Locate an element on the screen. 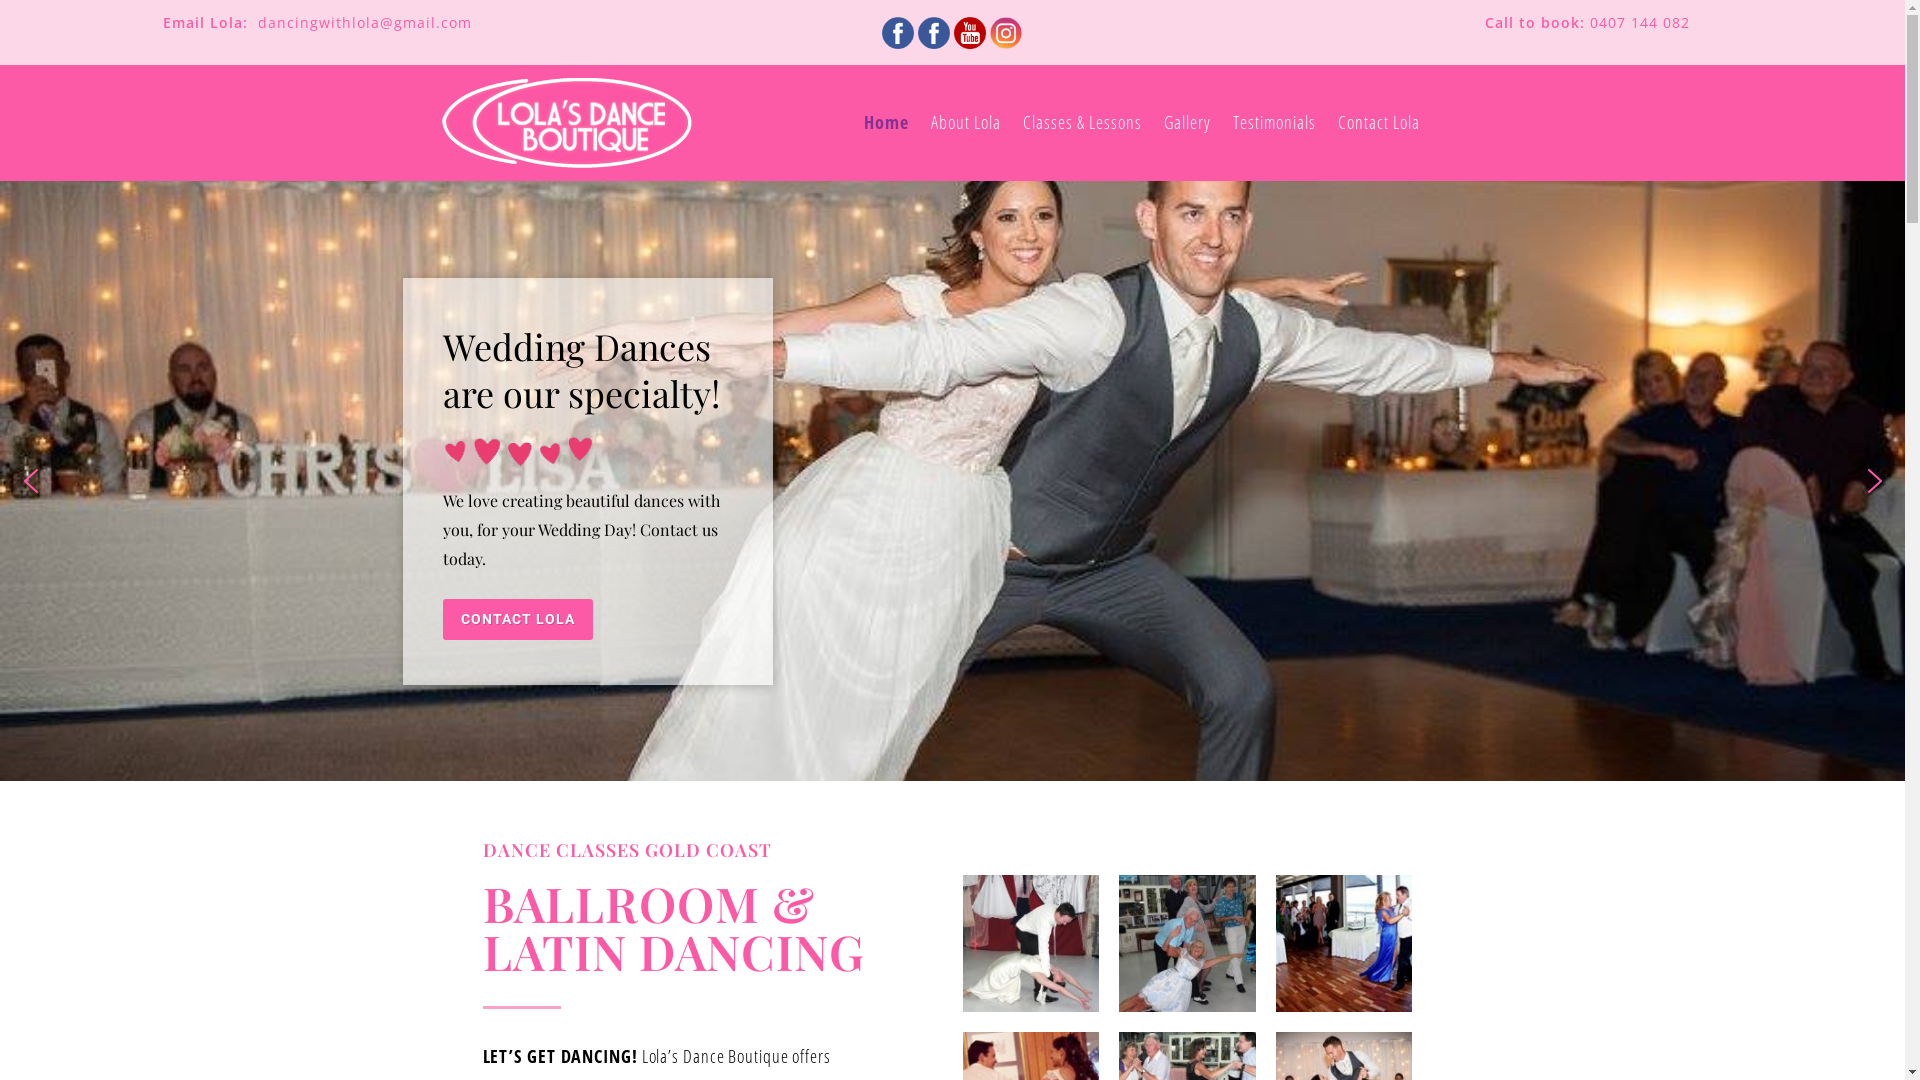 The width and height of the screenshot is (1920, 1080). 'Instagram' is located at coordinates (989, 33).